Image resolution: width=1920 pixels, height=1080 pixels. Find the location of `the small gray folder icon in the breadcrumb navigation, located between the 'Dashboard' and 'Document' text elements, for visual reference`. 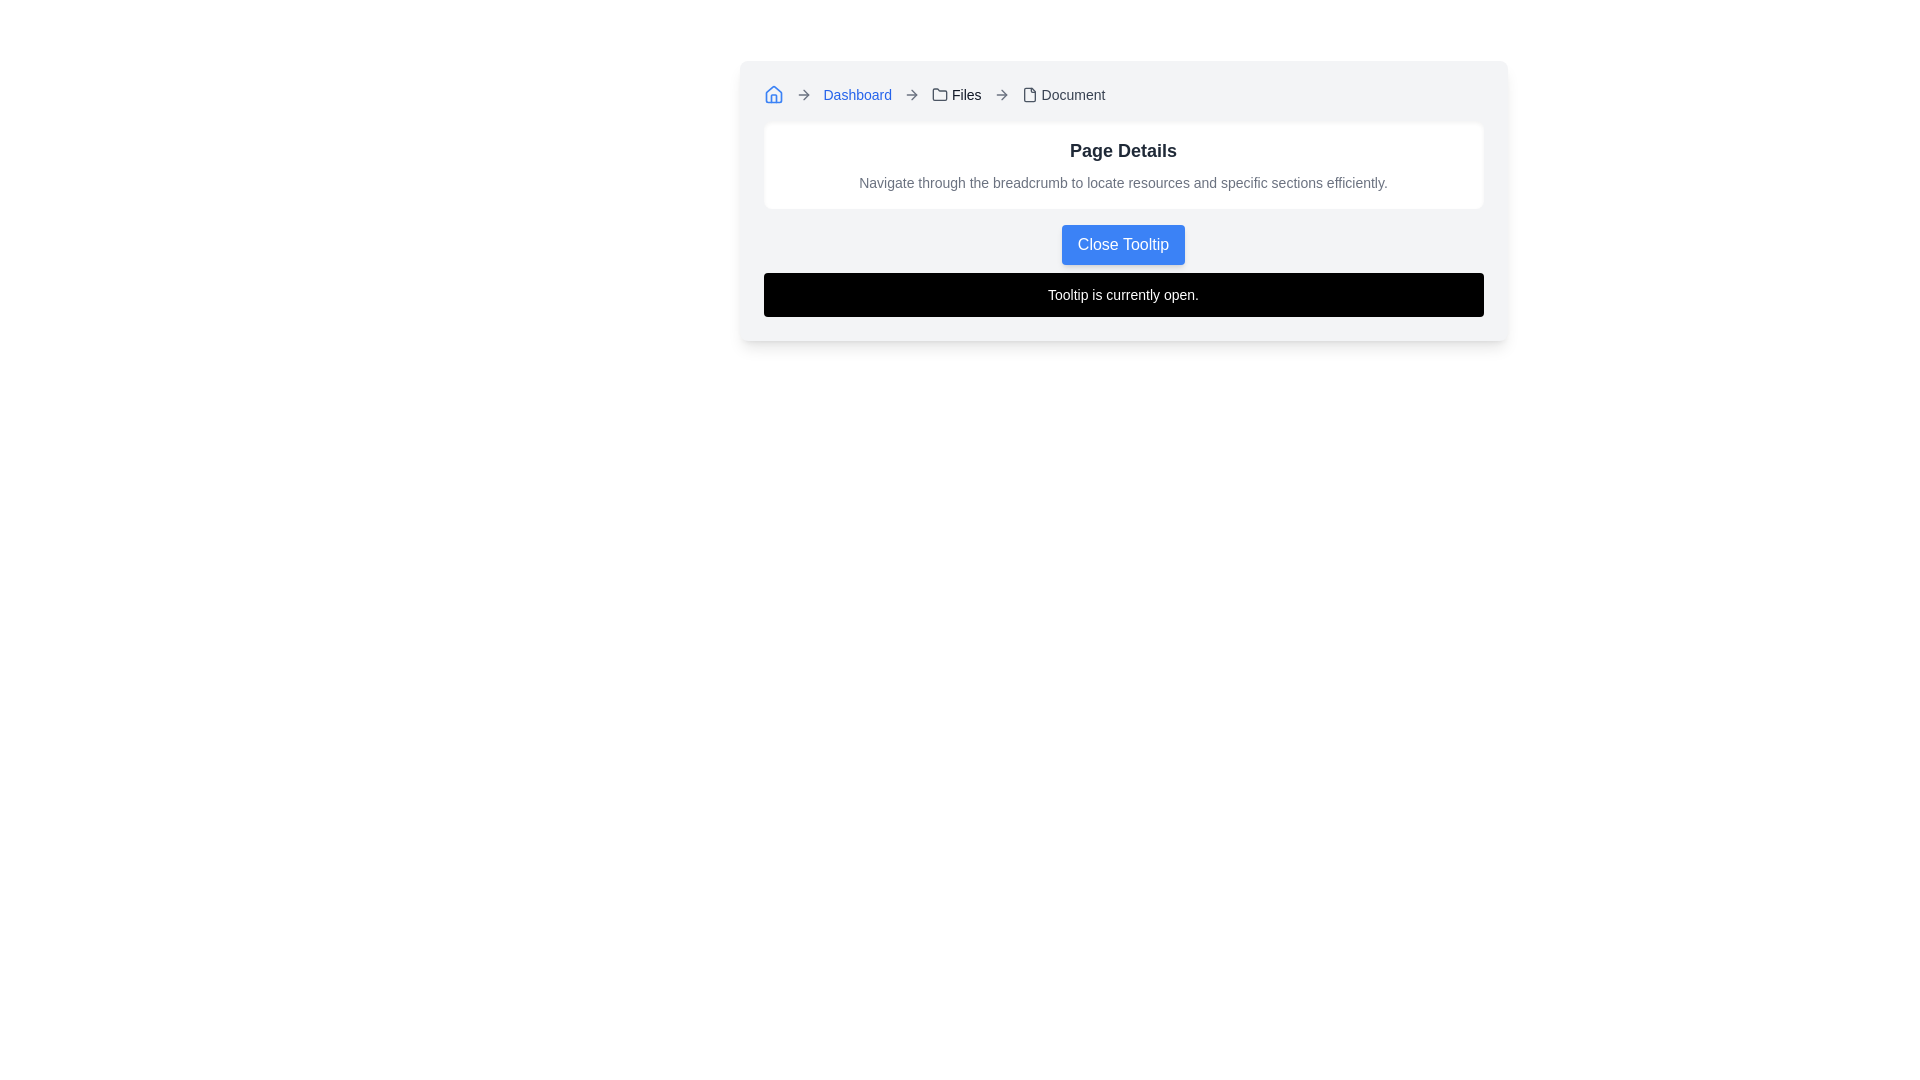

the small gray folder icon in the breadcrumb navigation, located between the 'Dashboard' and 'Document' text elements, for visual reference is located at coordinates (939, 95).